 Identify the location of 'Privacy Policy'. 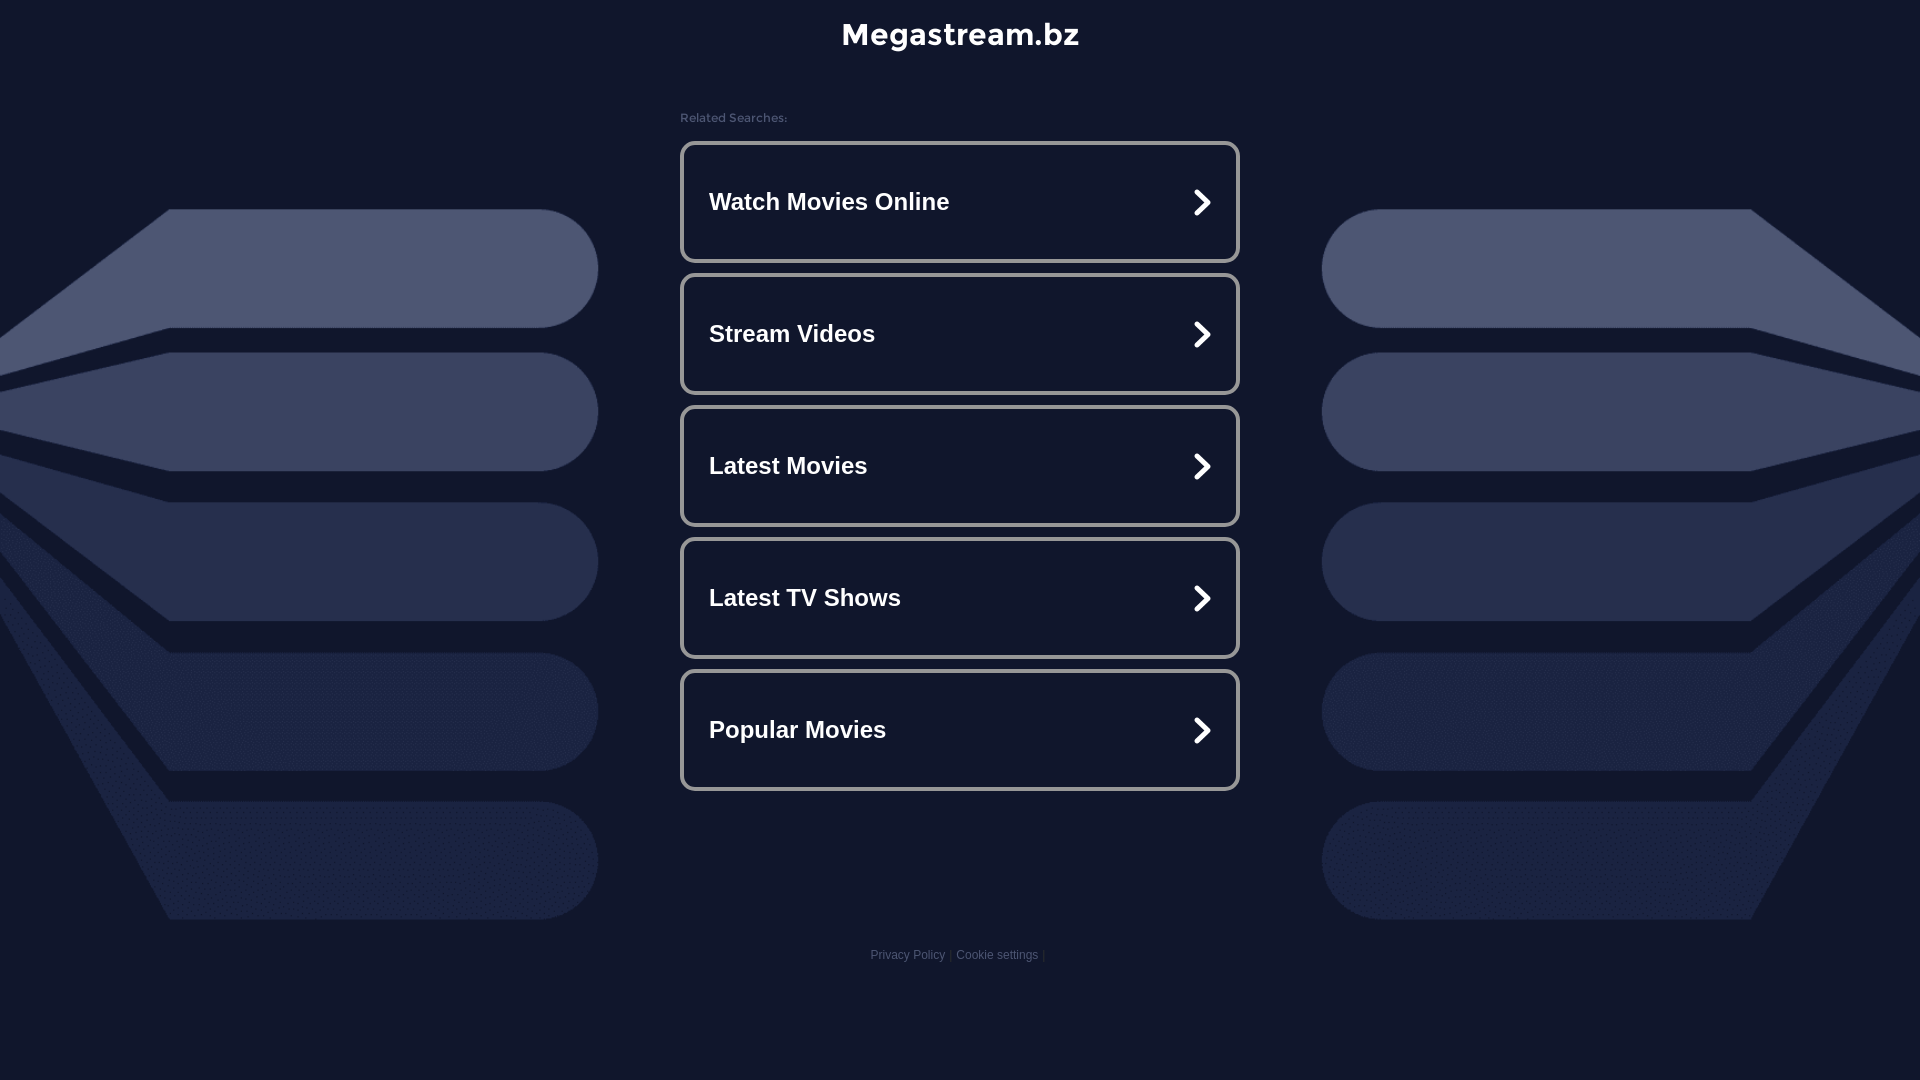
(869, 954).